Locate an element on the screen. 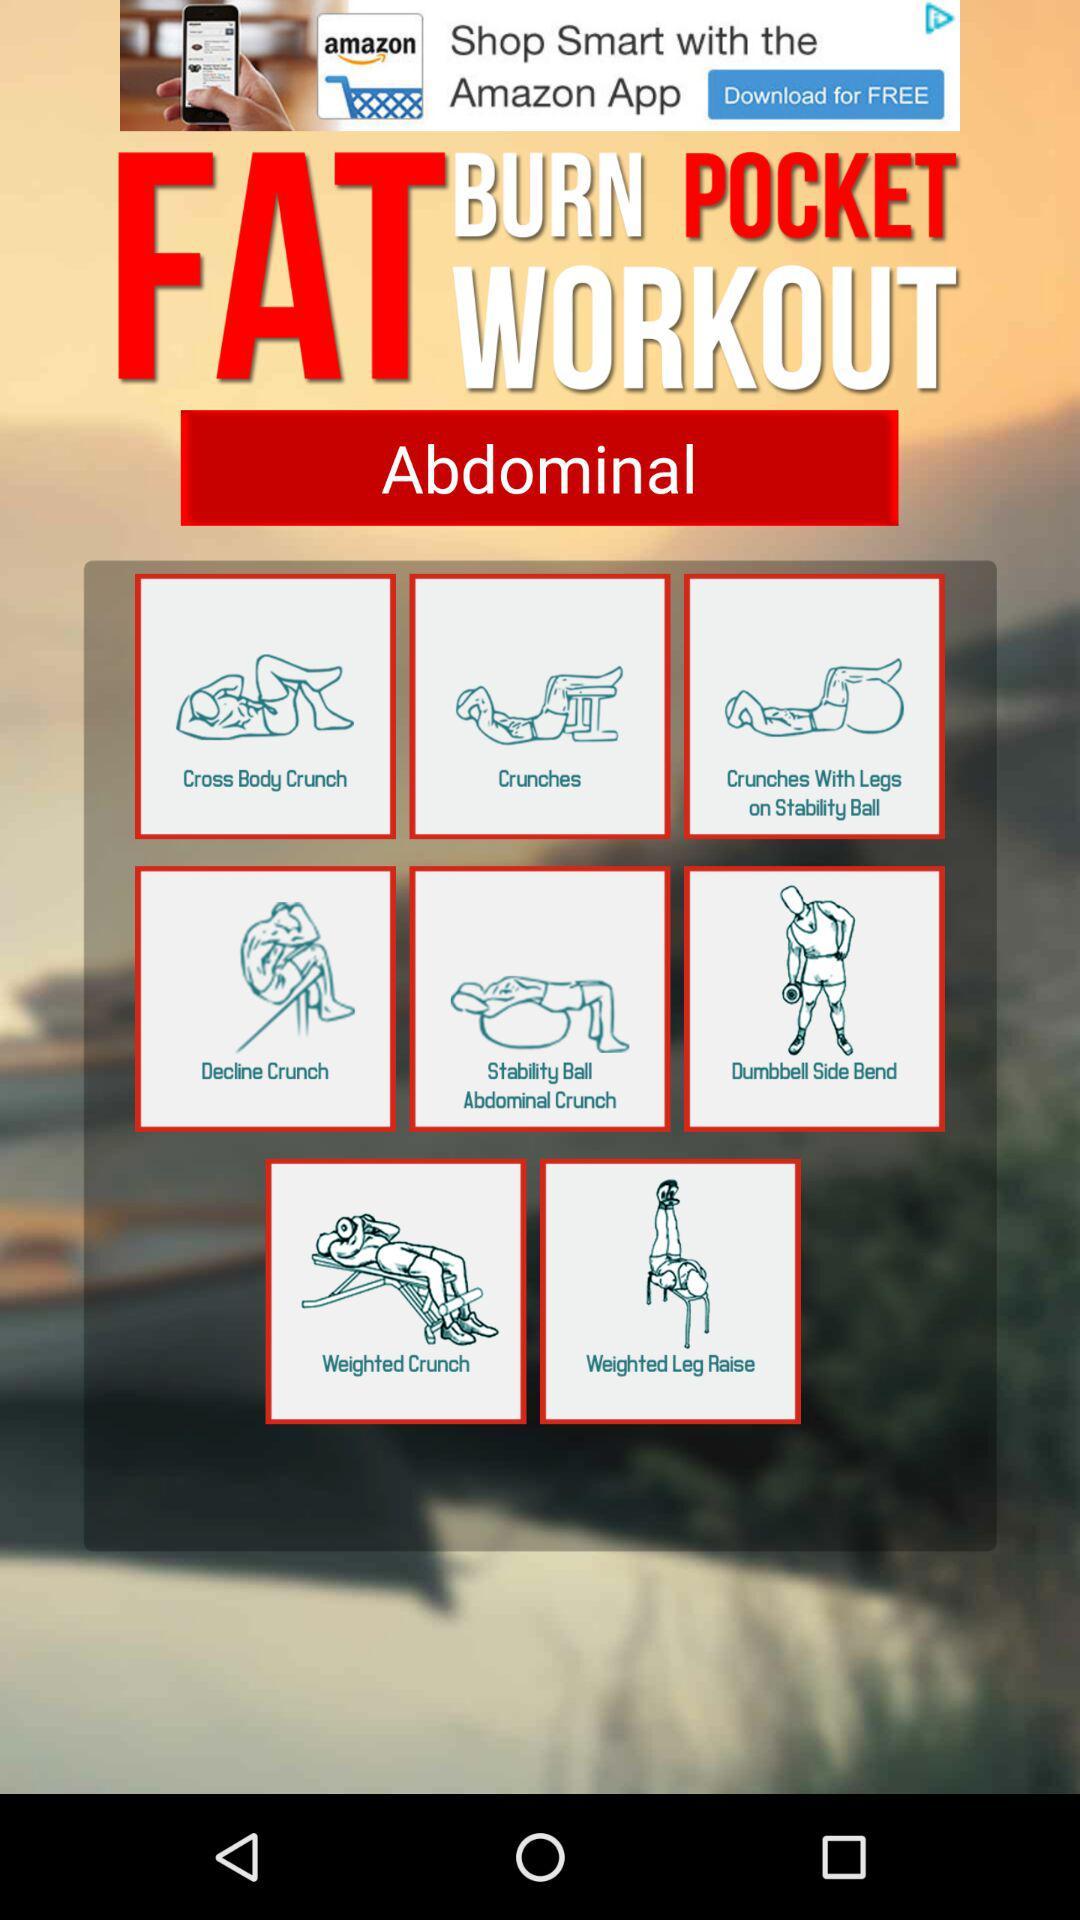  click exercise box weighted crunch is located at coordinates (396, 1291).